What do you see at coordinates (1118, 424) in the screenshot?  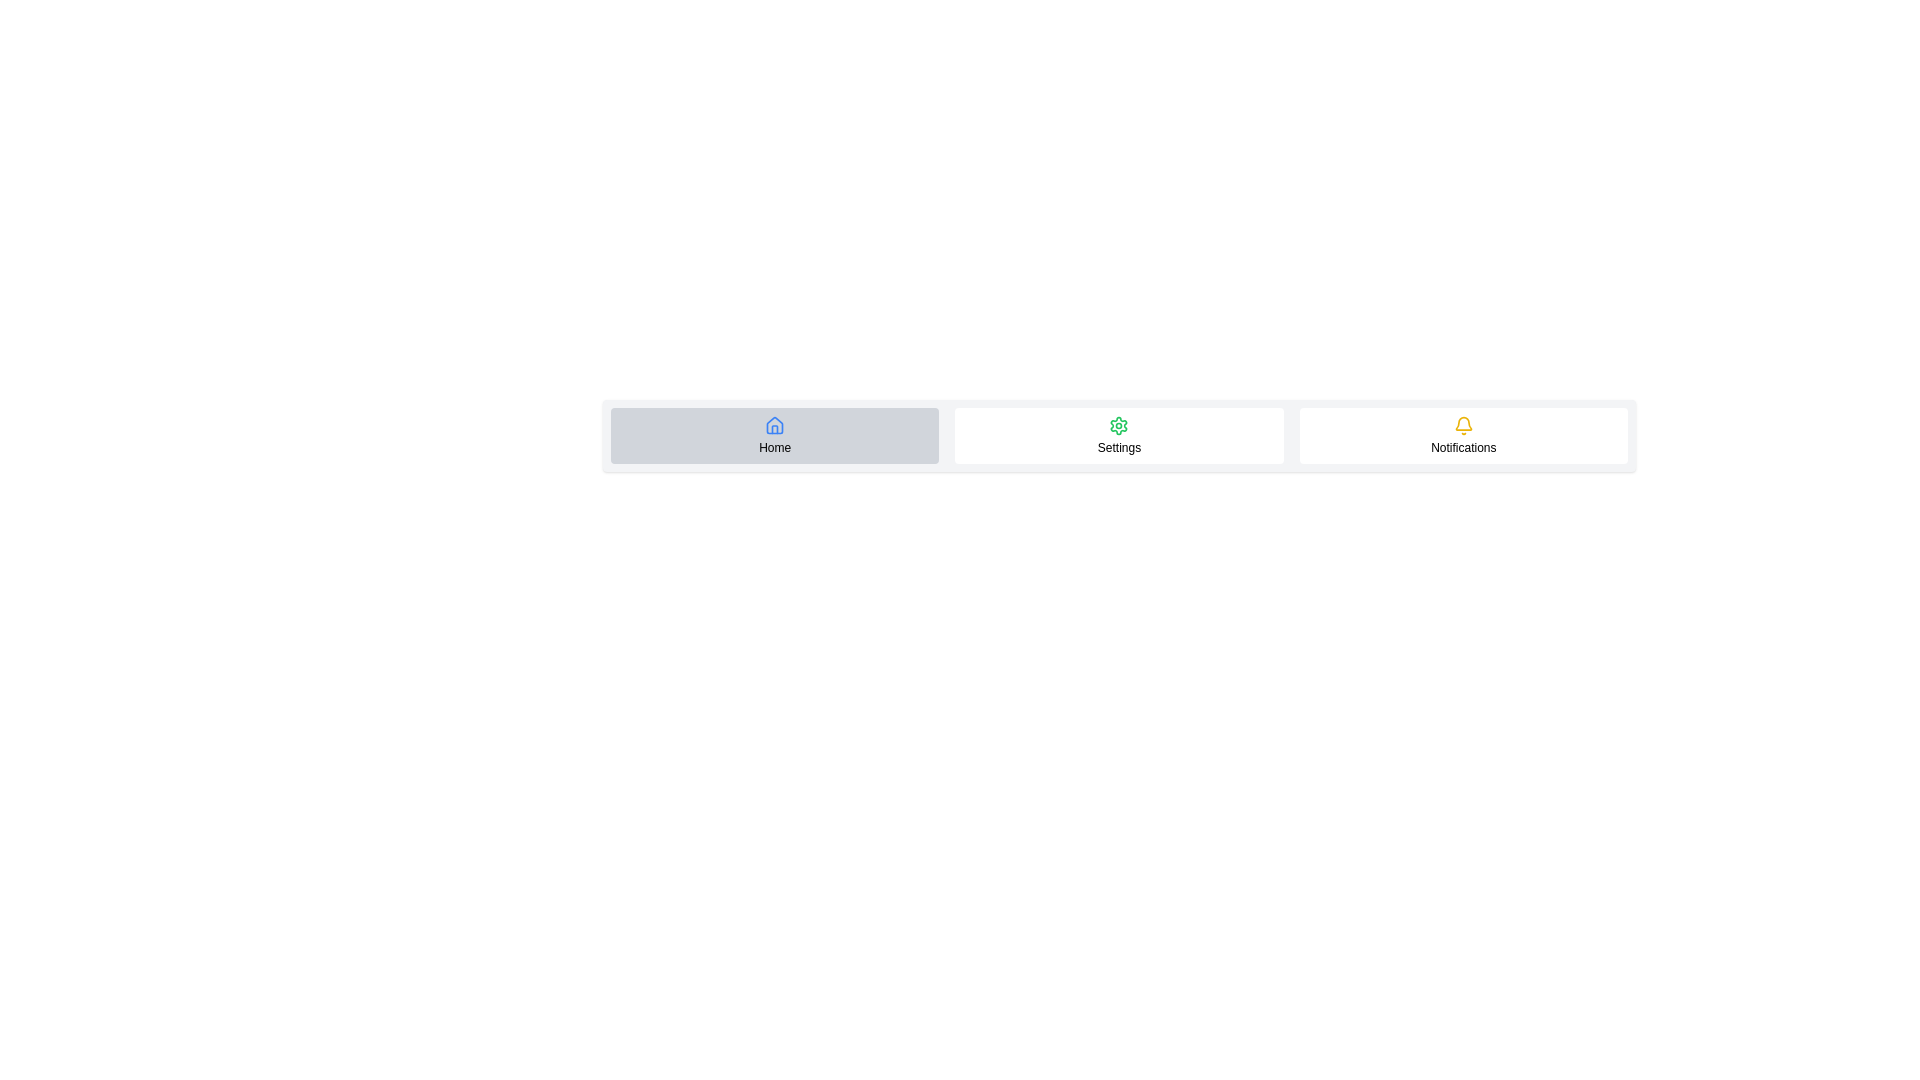 I see `the gear-shaped icon with a green border located in the settings section of the navigation bar` at bounding box center [1118, 424].